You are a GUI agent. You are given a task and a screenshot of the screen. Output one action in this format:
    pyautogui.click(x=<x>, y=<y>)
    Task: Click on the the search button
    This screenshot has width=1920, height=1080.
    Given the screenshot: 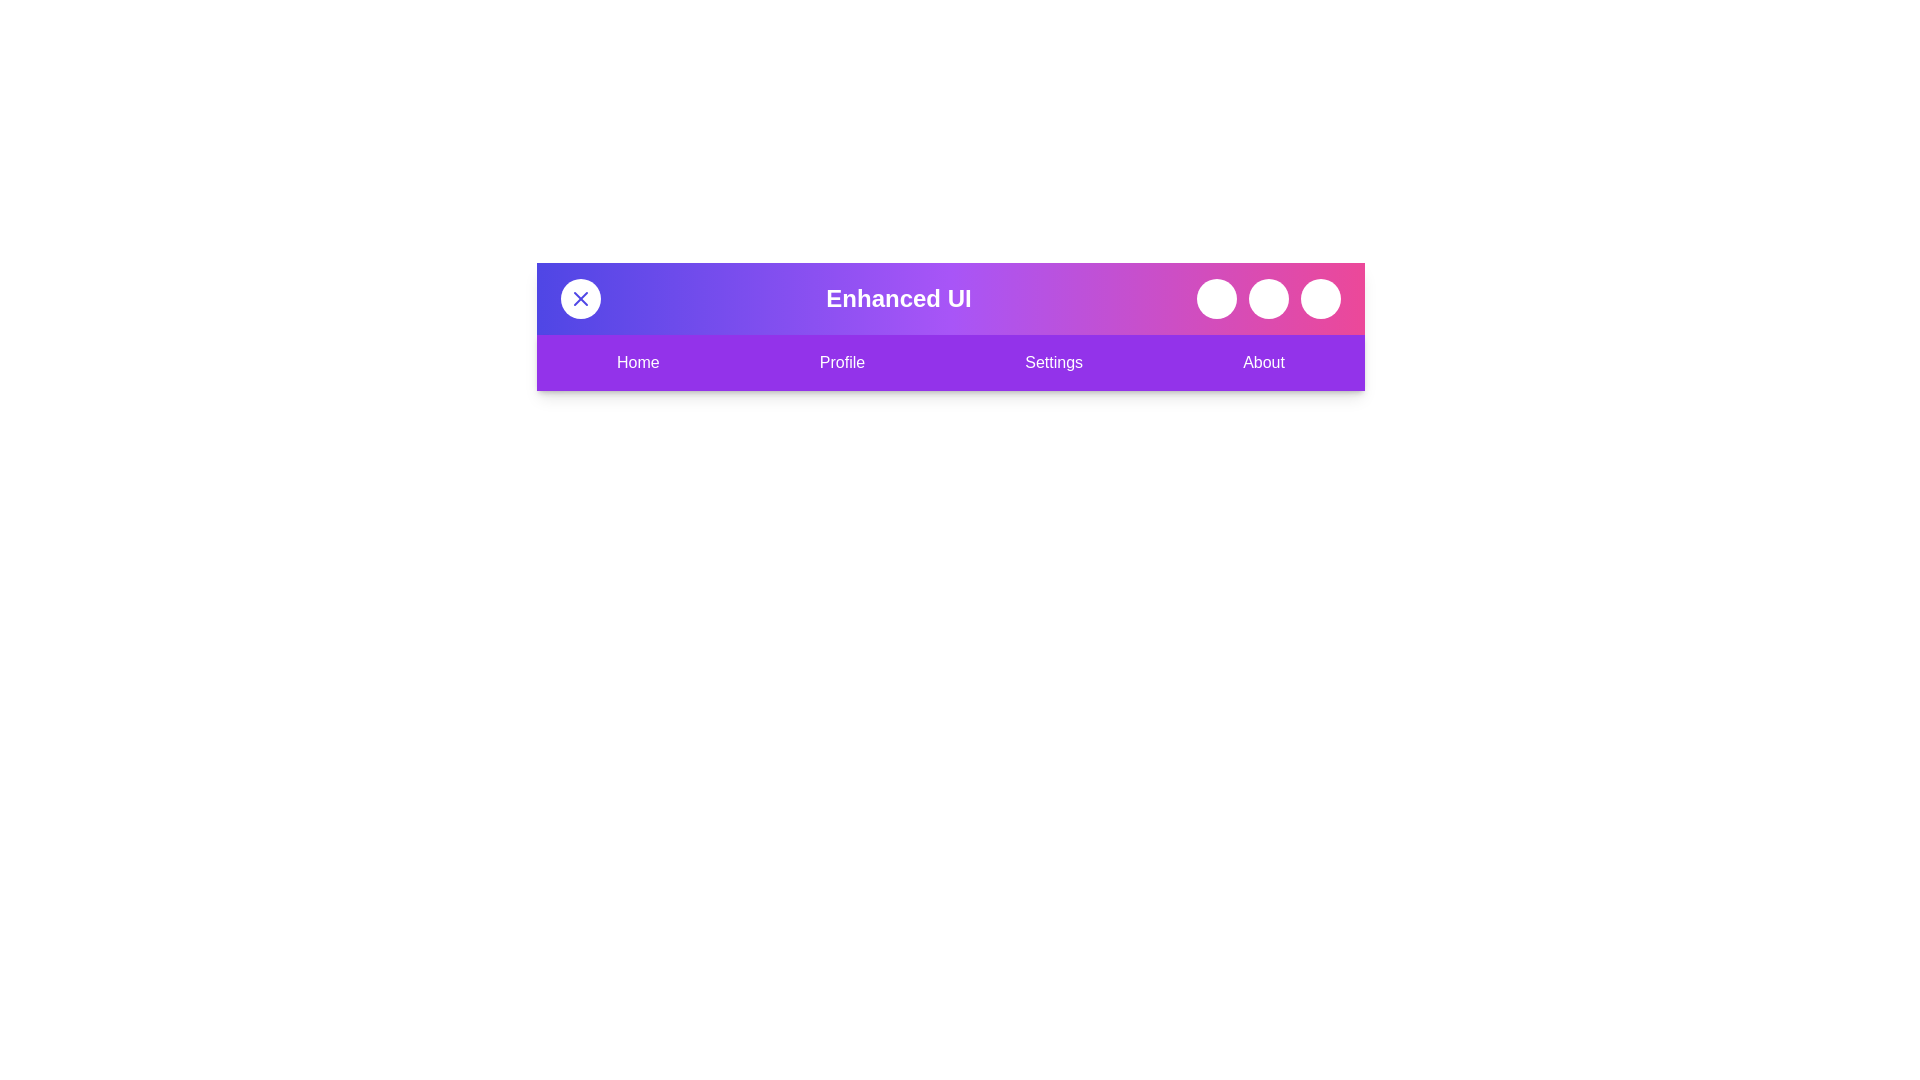 What is the action you would take?
    pyautogui.click(x=1215, y=299)
    